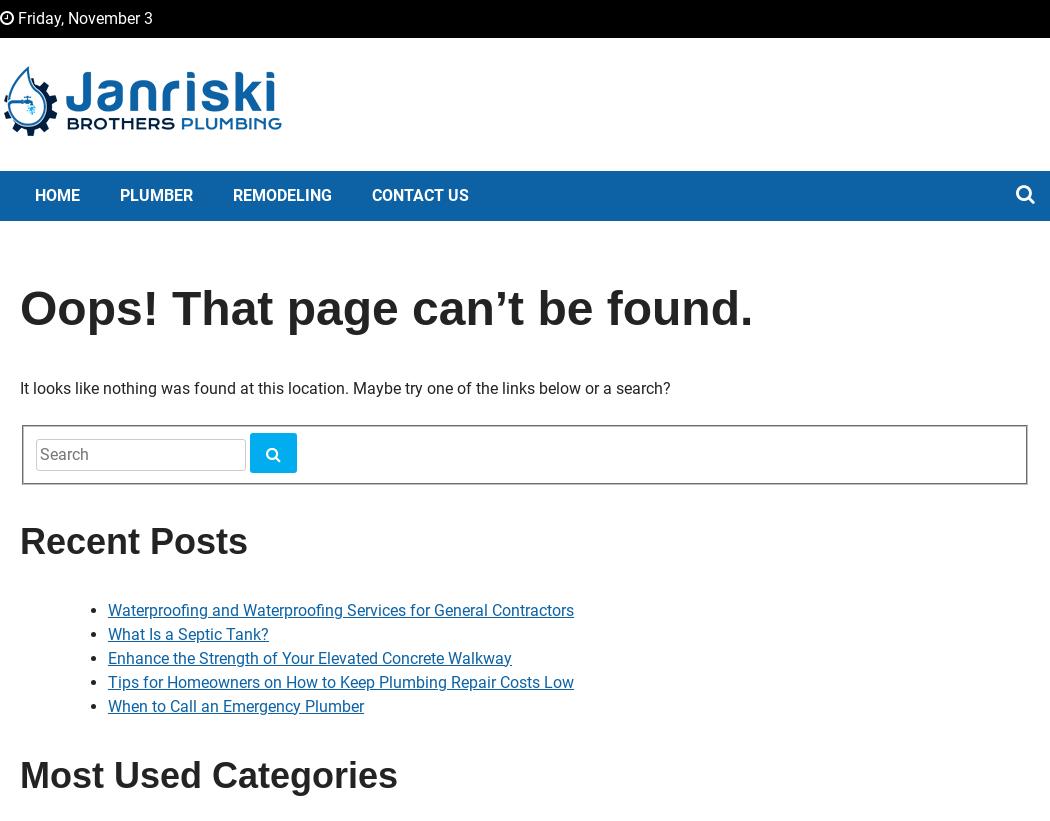  Describe the element at coordinates (156, 194) in the screenshot. I see `'Plumber'` at that location.